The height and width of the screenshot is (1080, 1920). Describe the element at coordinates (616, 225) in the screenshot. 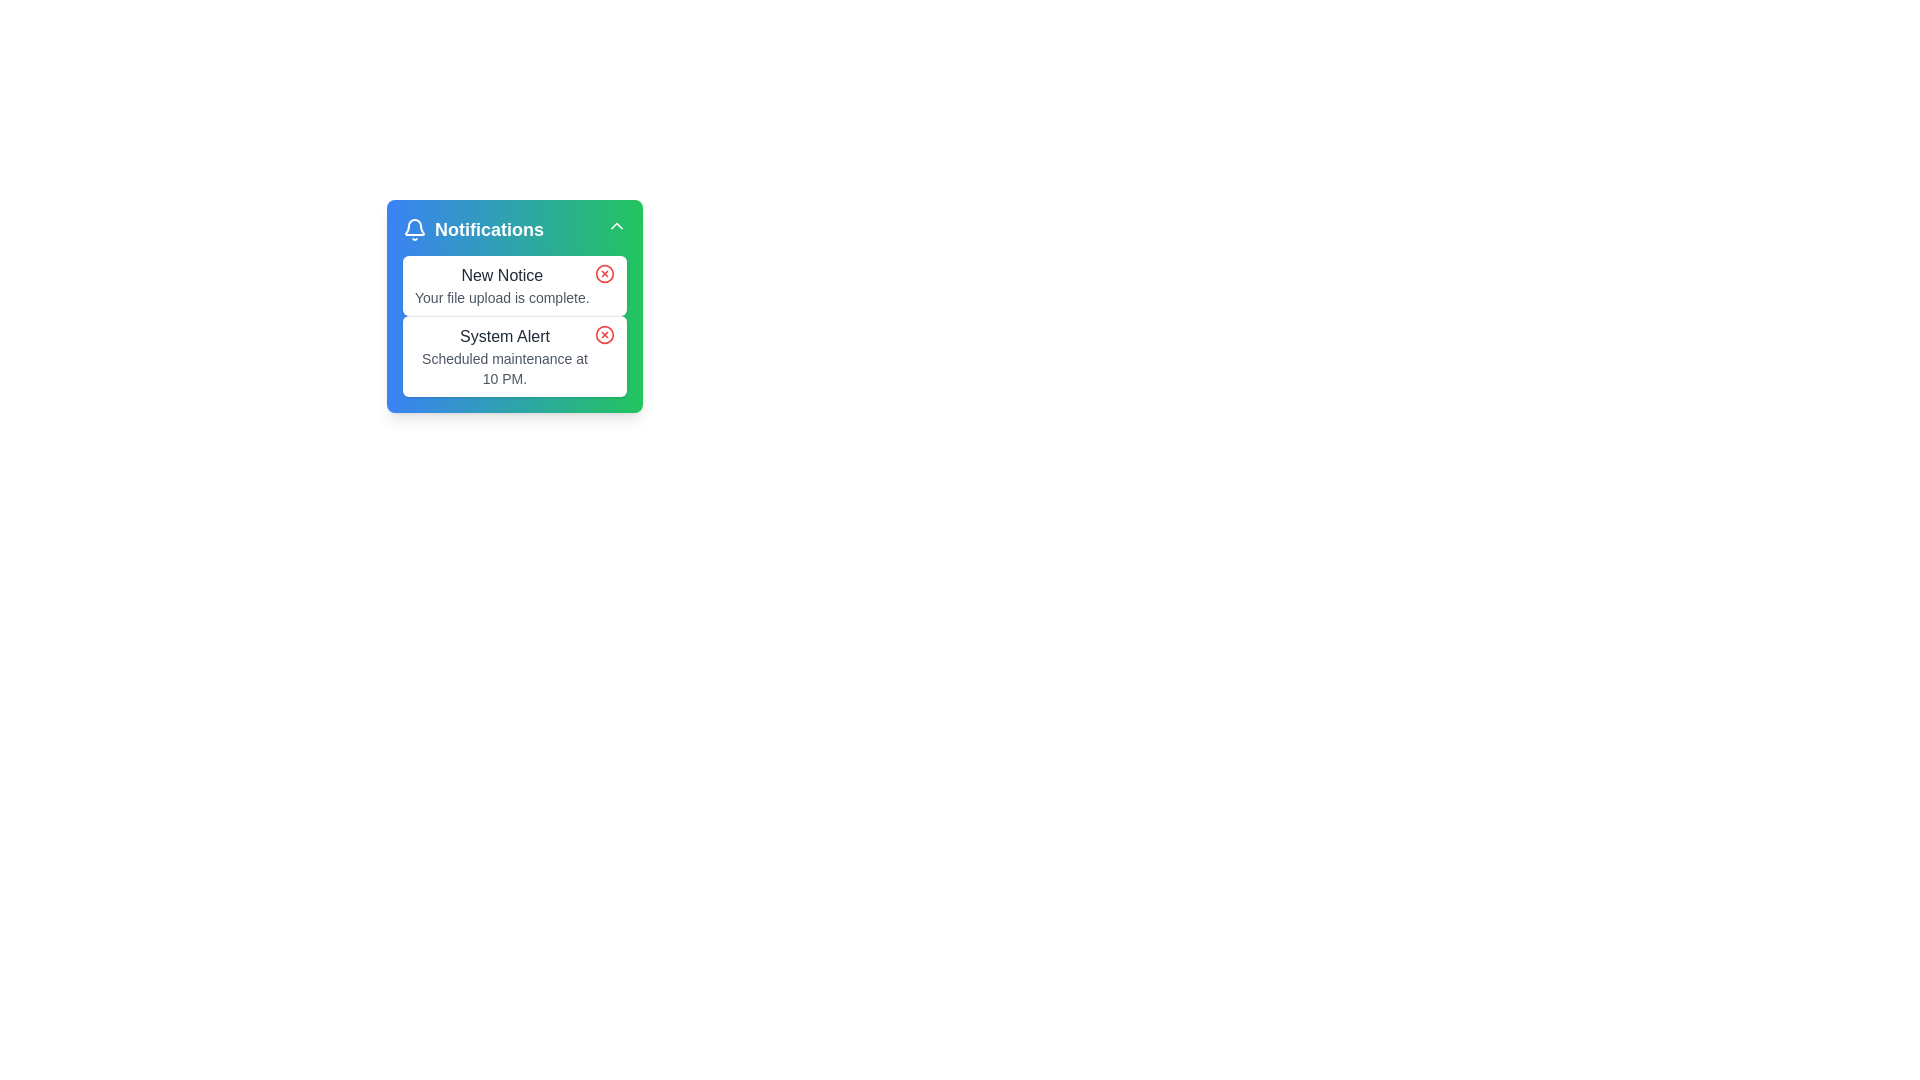

I see `the downward-facing chevron arrow button located at the top right corner of the Notifications section` at that location.